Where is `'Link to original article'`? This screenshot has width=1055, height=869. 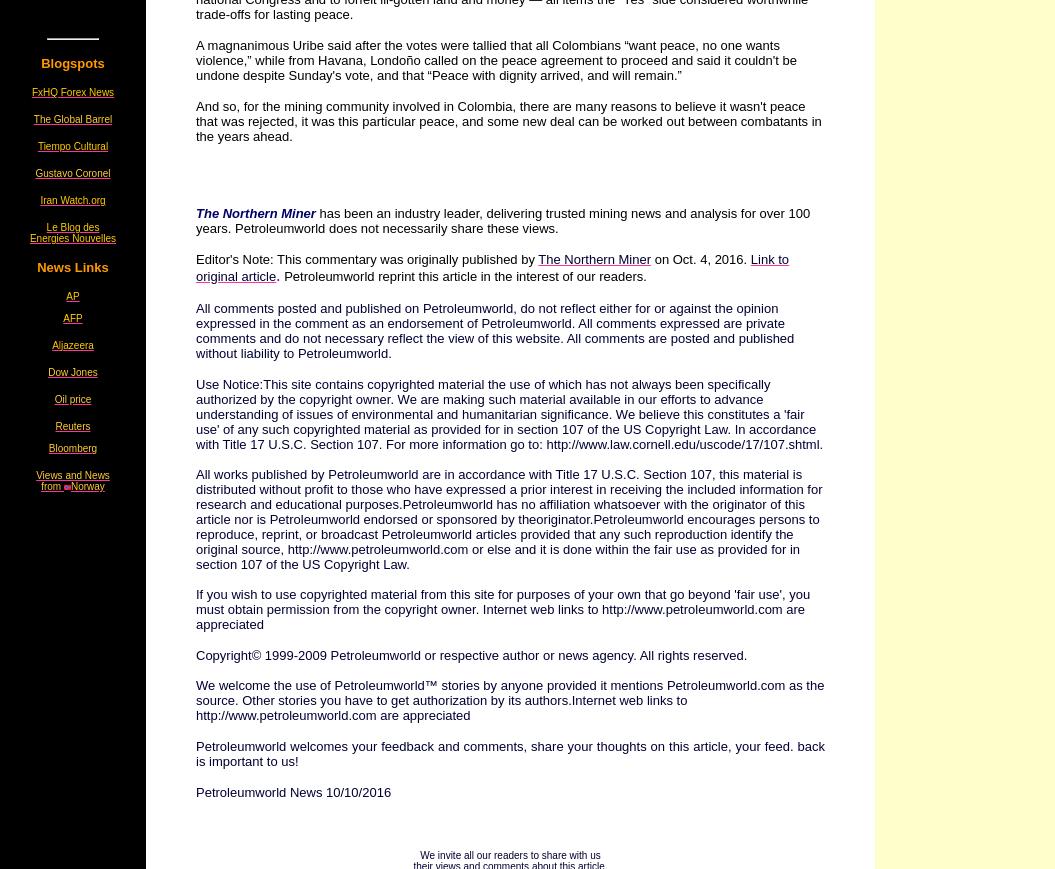 'Link to original article' is located at coordinates (492, 266).